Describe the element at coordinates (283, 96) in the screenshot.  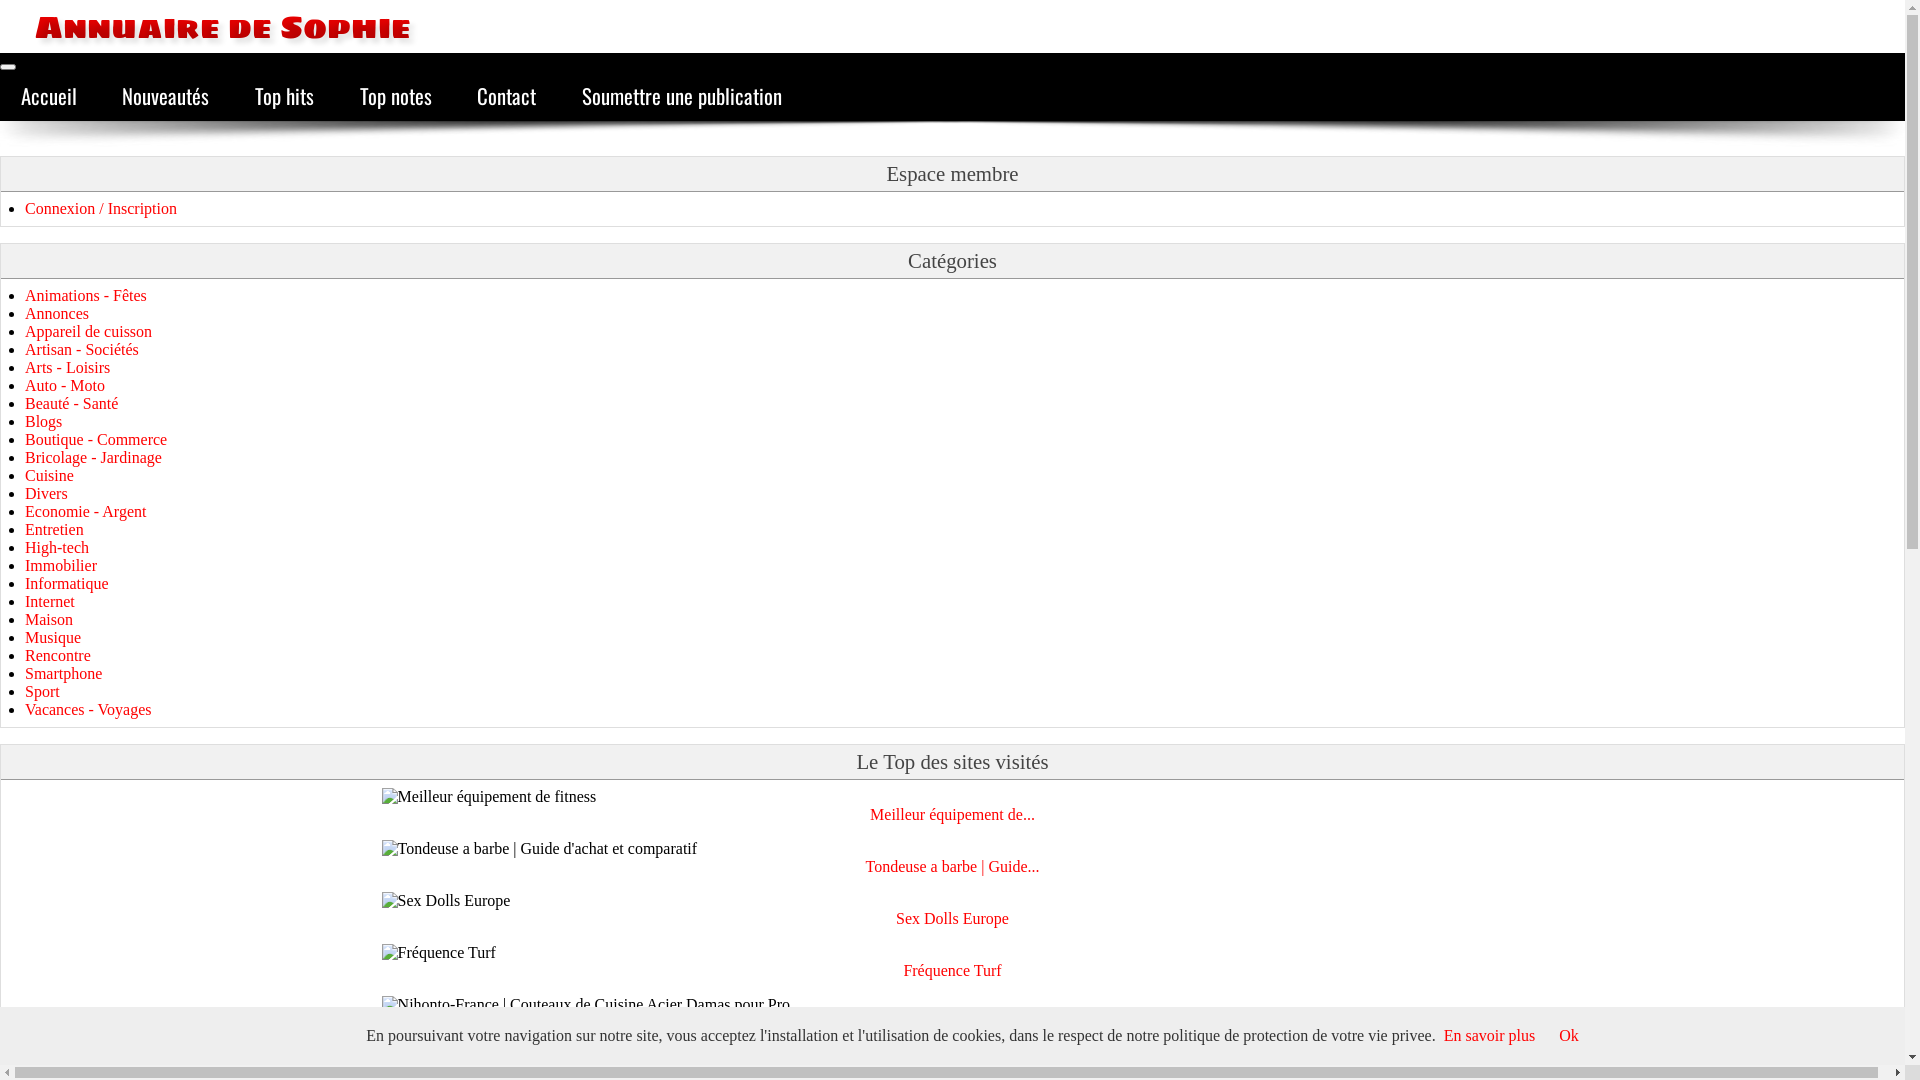
I see `'Top hits'` at that location.